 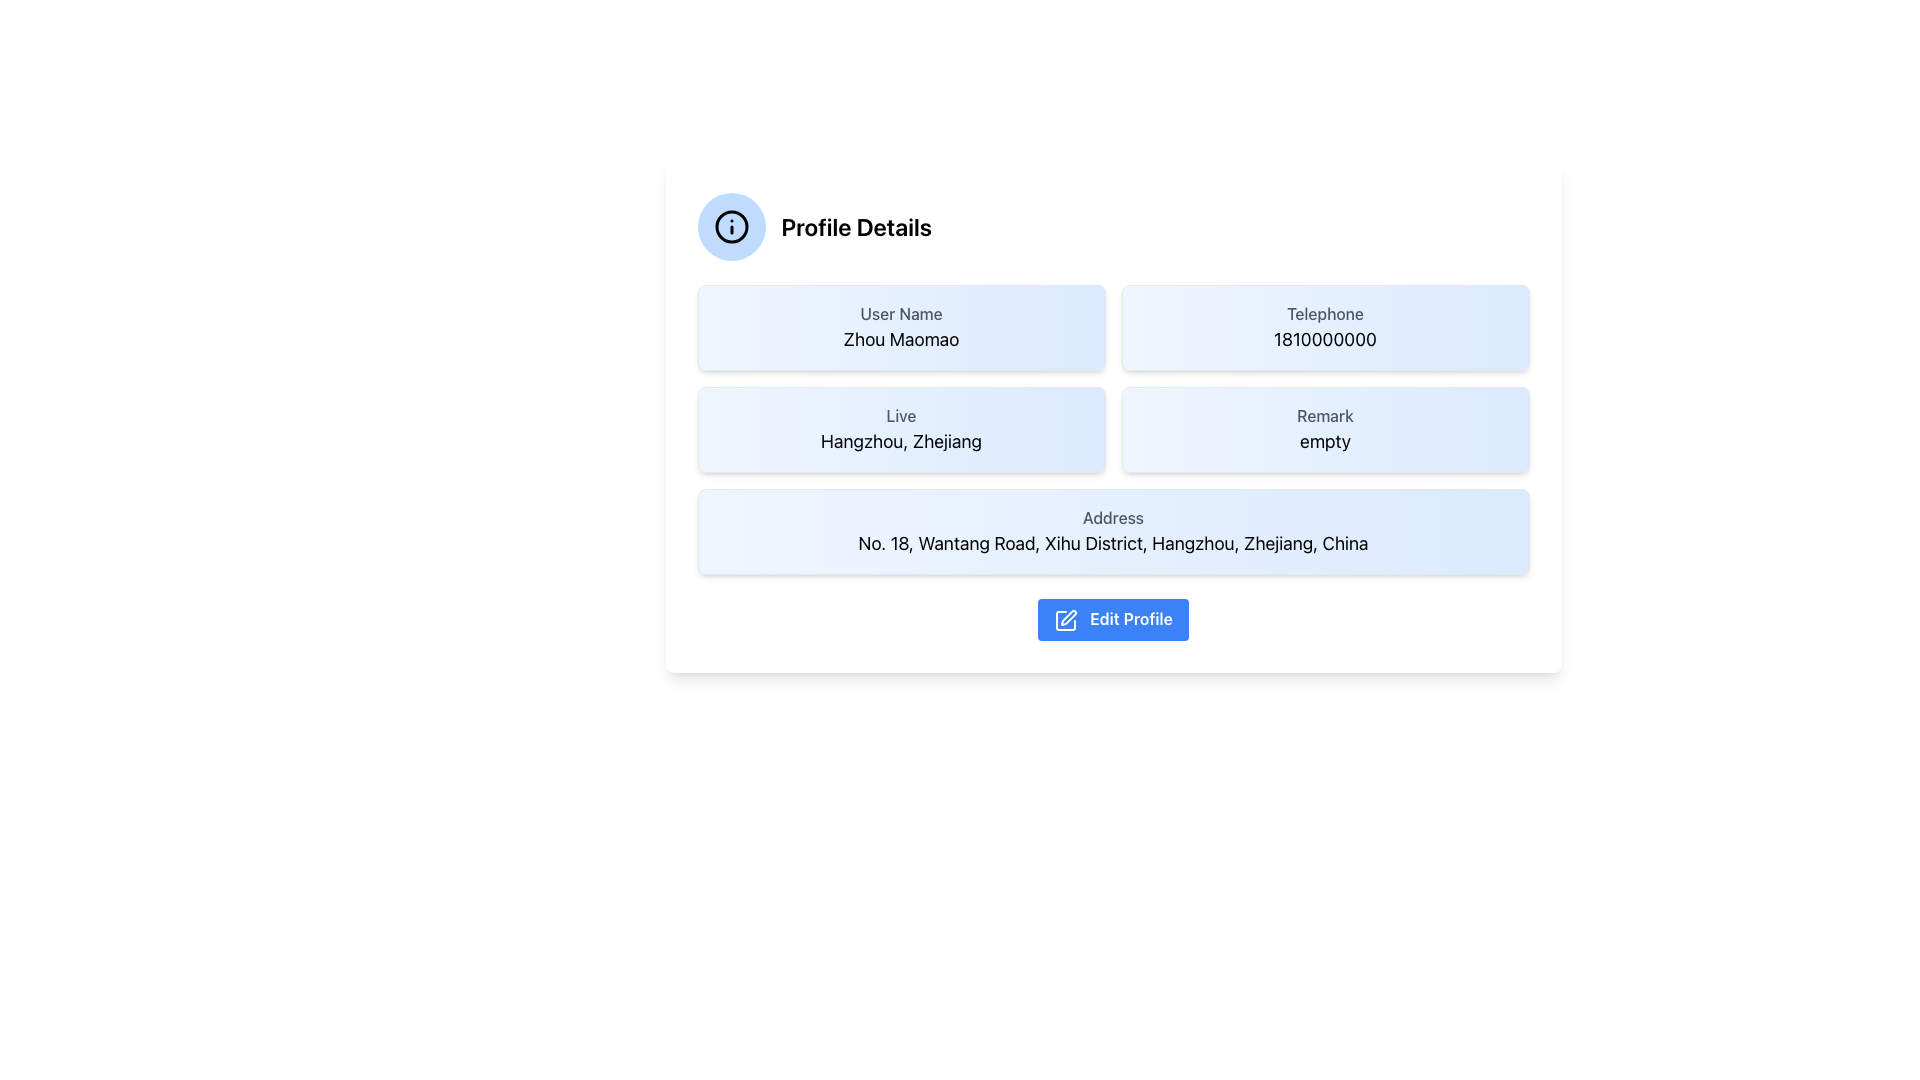 What do you see at coordinates (900, 326) in the screenshot?
I see `the Informational card displaying 'User Name' and 'Zhou Maomao', located in the top-left section of the grid layout` at bounding box center [900, 326].